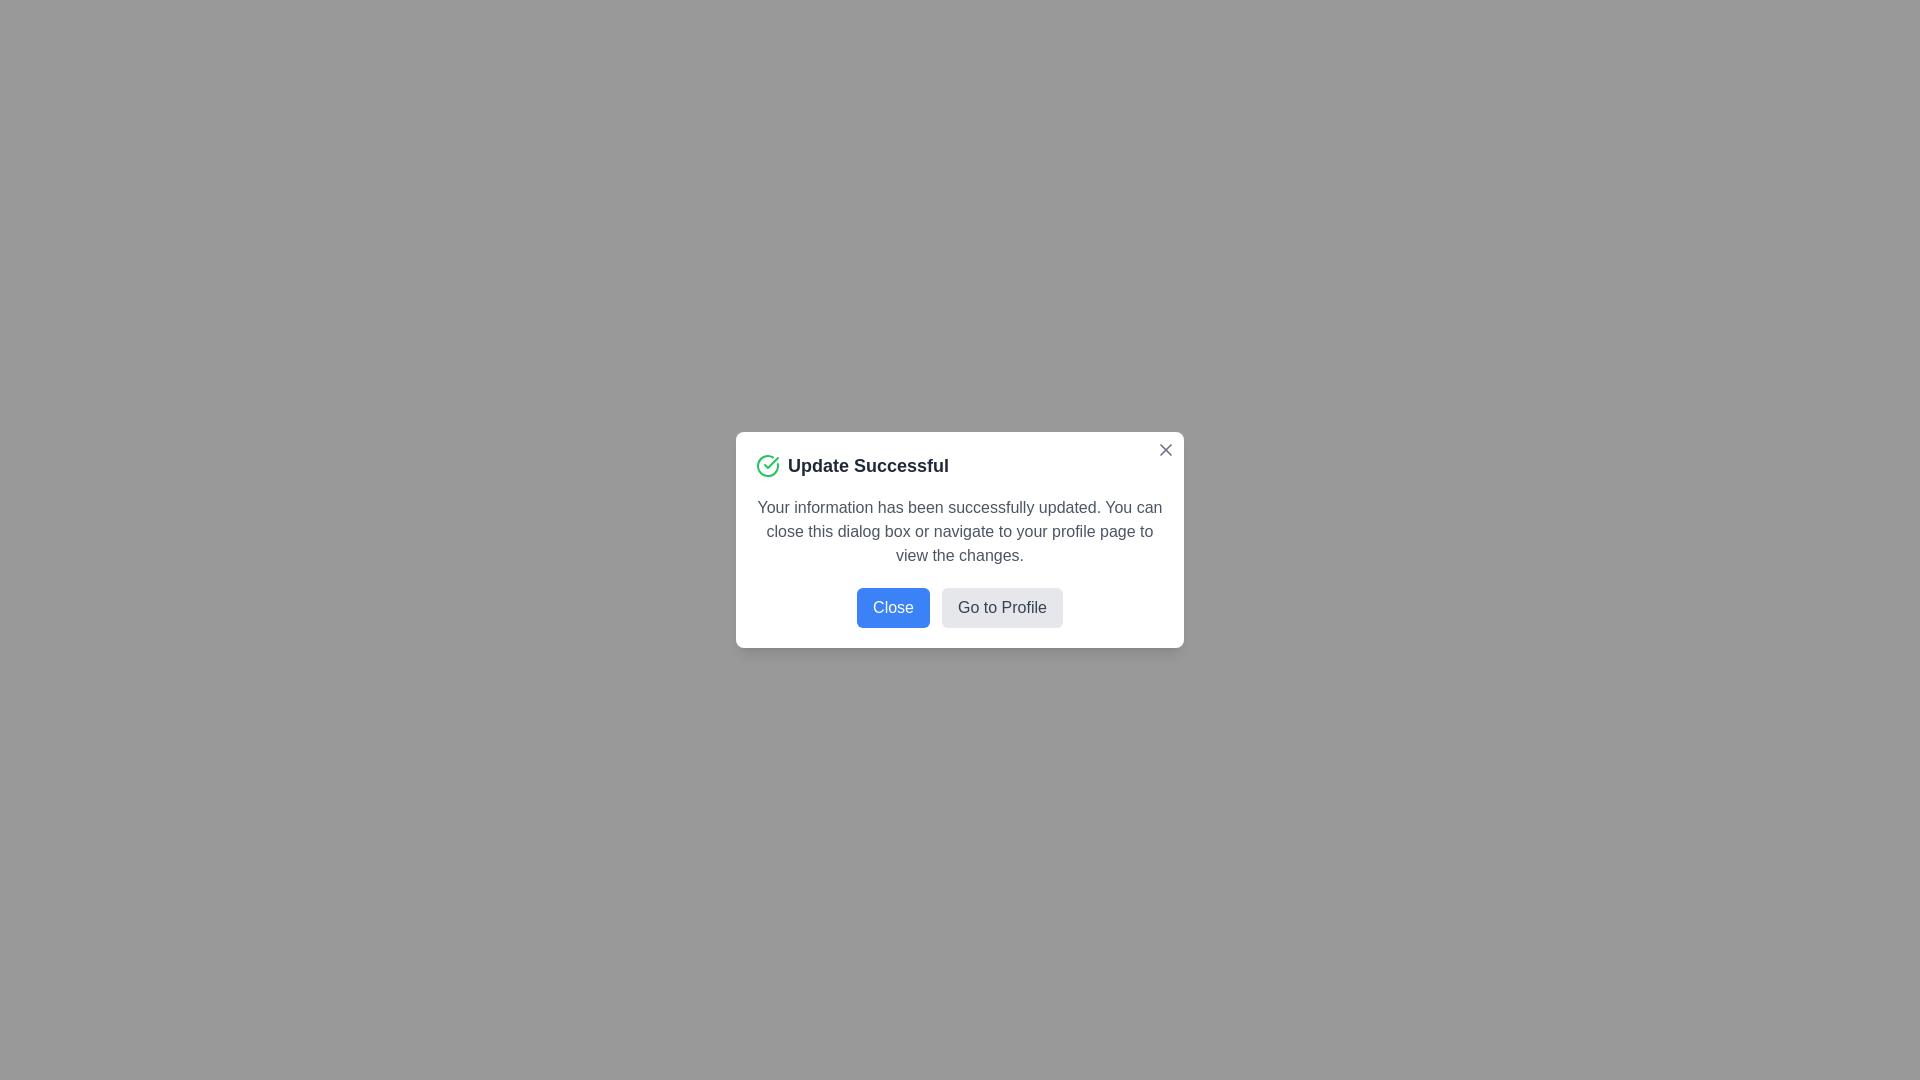  I want to click on the 'Close' button to dismiss the dialog, so click(892, 607).